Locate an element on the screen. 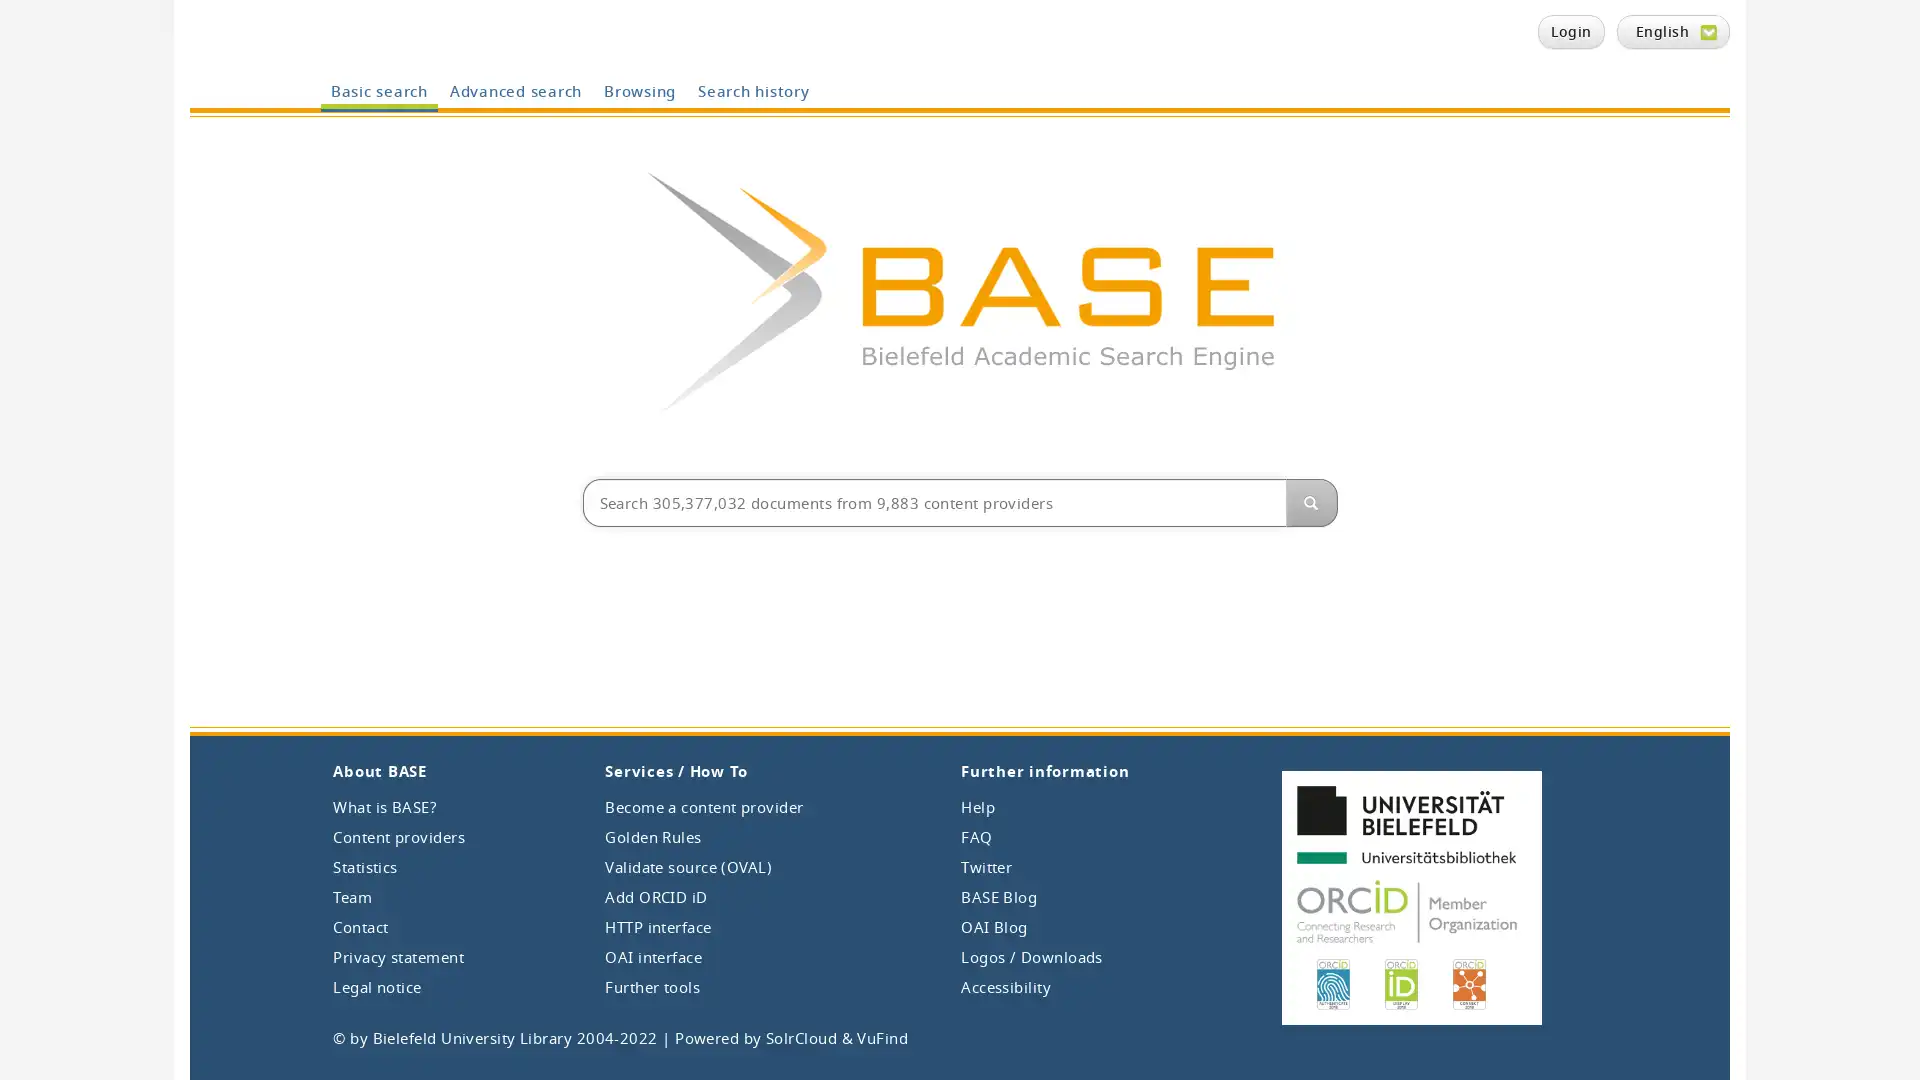 The width and height of the screenshot is (1920, 1080). Search is located at coordinates (1310, 501).